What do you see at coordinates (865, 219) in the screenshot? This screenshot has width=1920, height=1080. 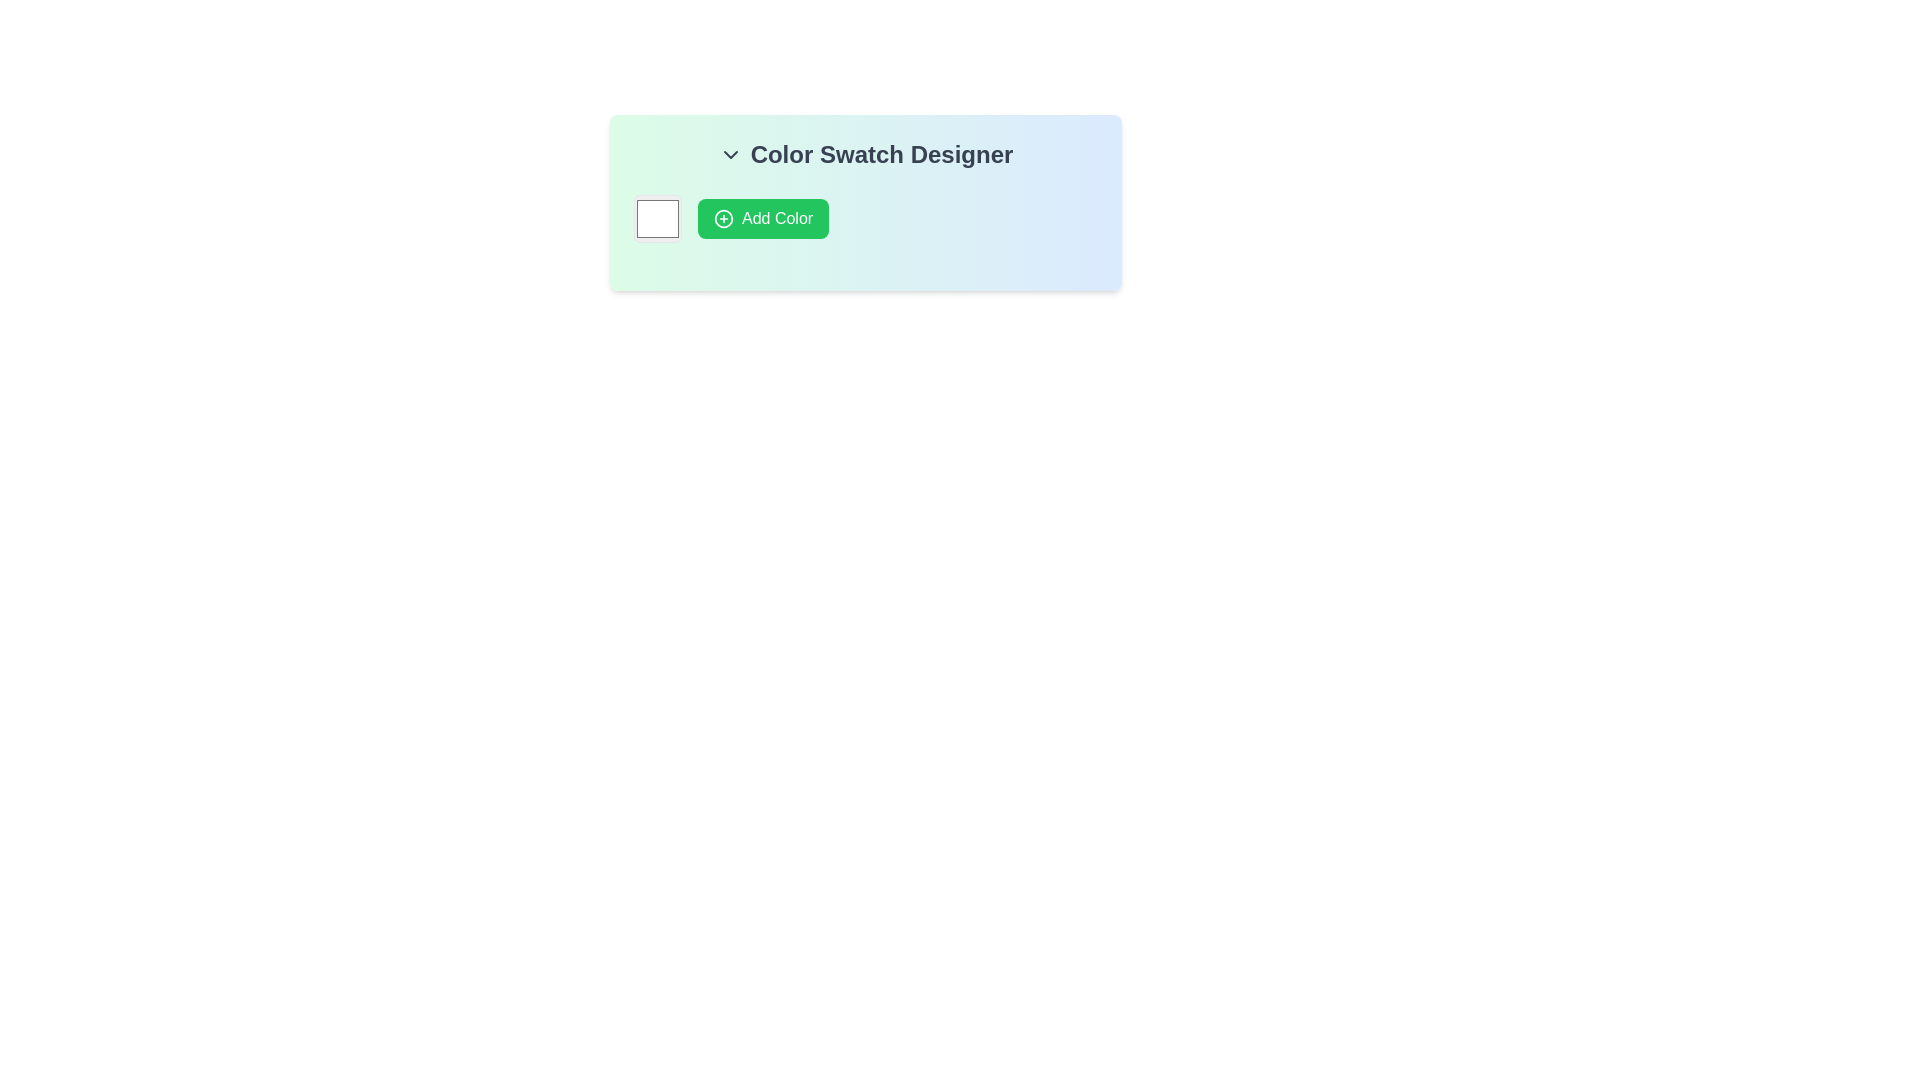 I see `the composite UI component consisting of a color preview box, a green button labeled 'Add Color', and additional blank space, located below the title 'Color Swatch Designer'` at bounding box center [865, 219].